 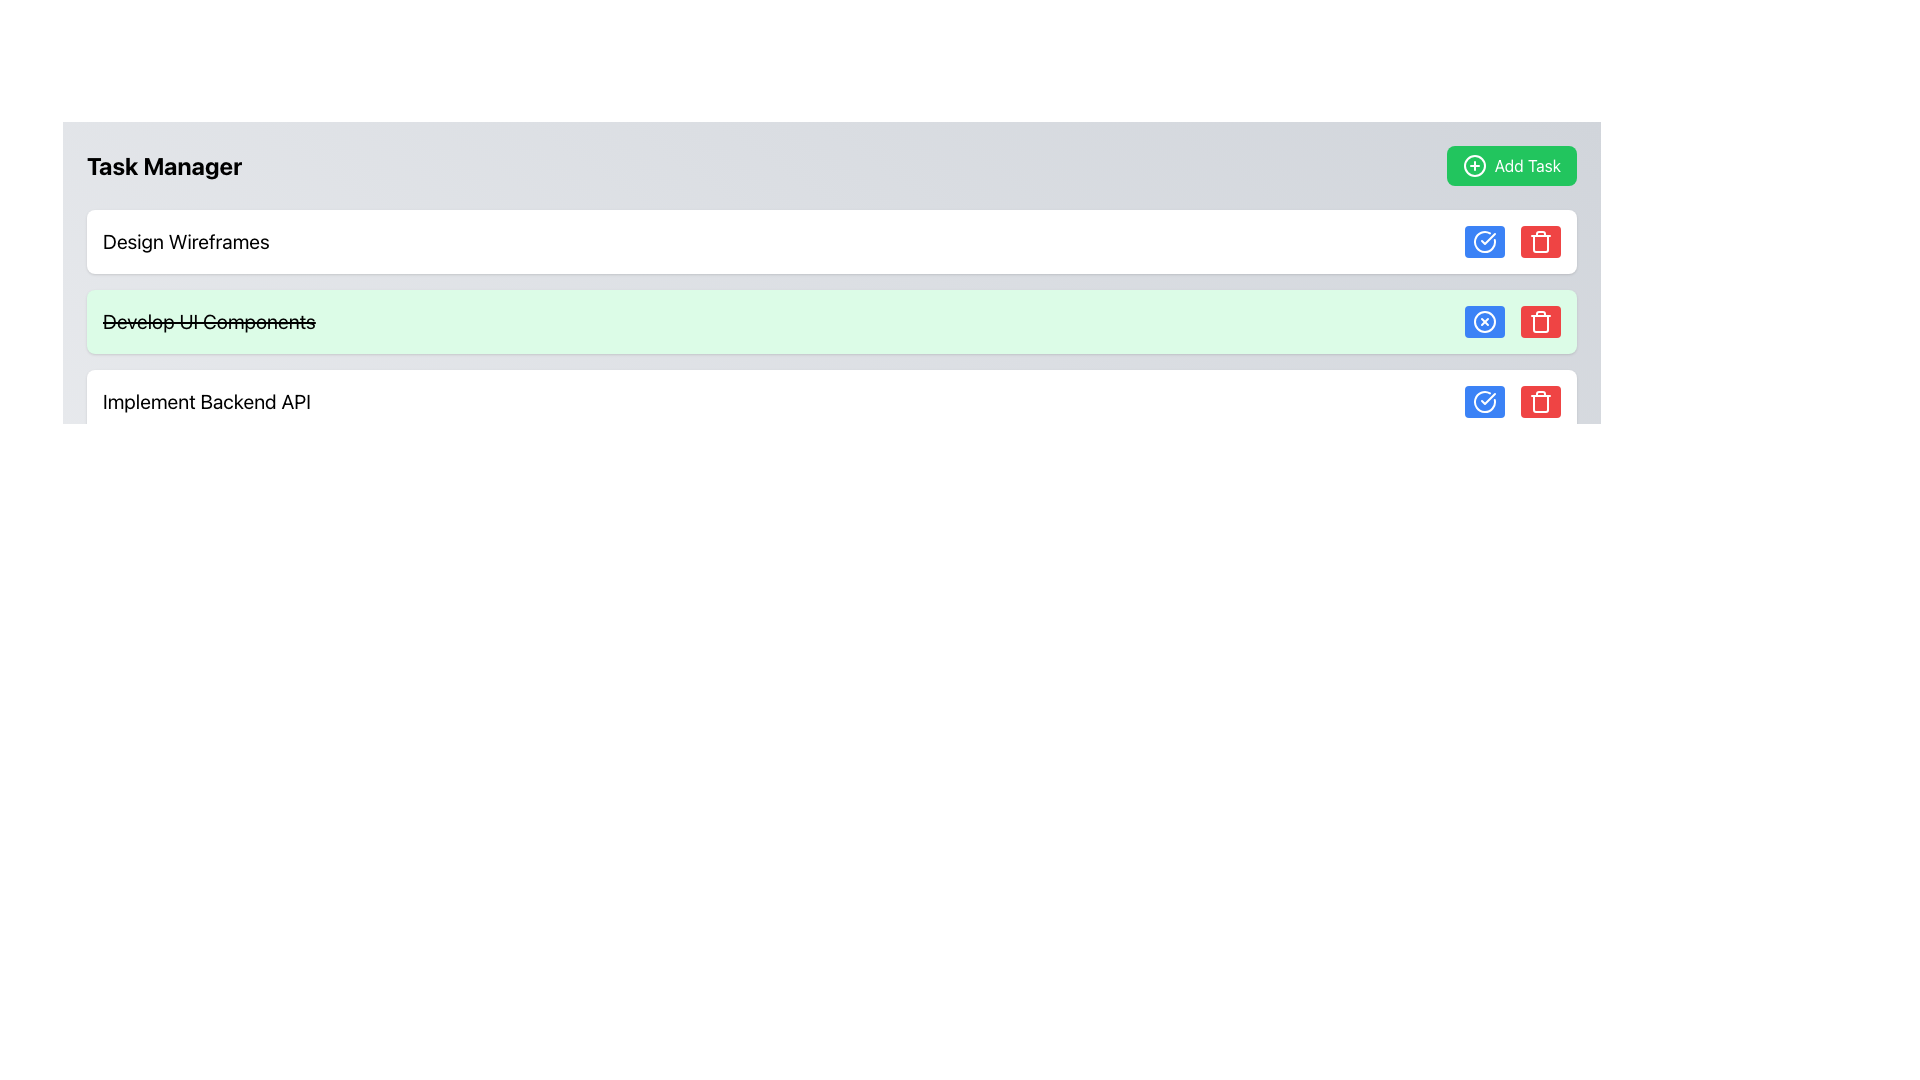 I want to click on the delete button located in the rightmost section of the task item row, which is the second button from the right, so click(x=1539, y=320).